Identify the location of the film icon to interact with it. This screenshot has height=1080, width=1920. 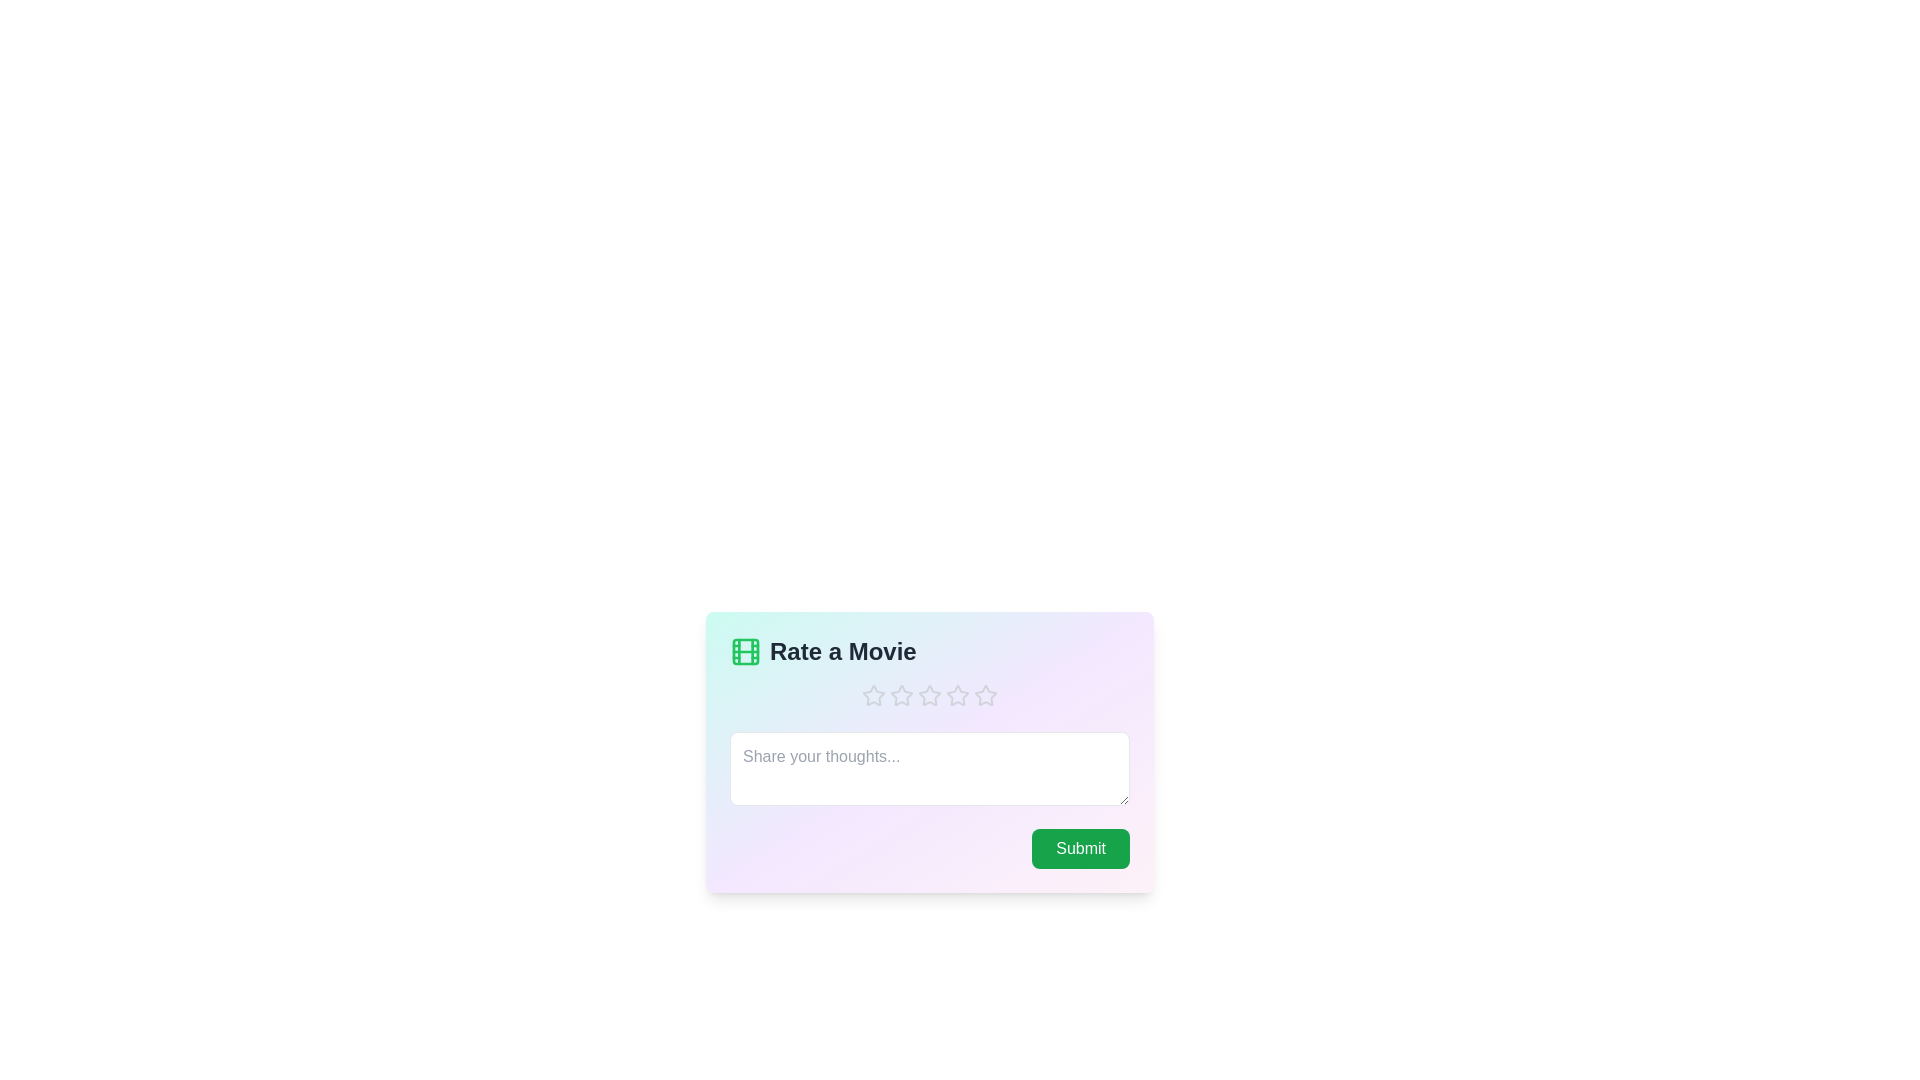
(744, 651).